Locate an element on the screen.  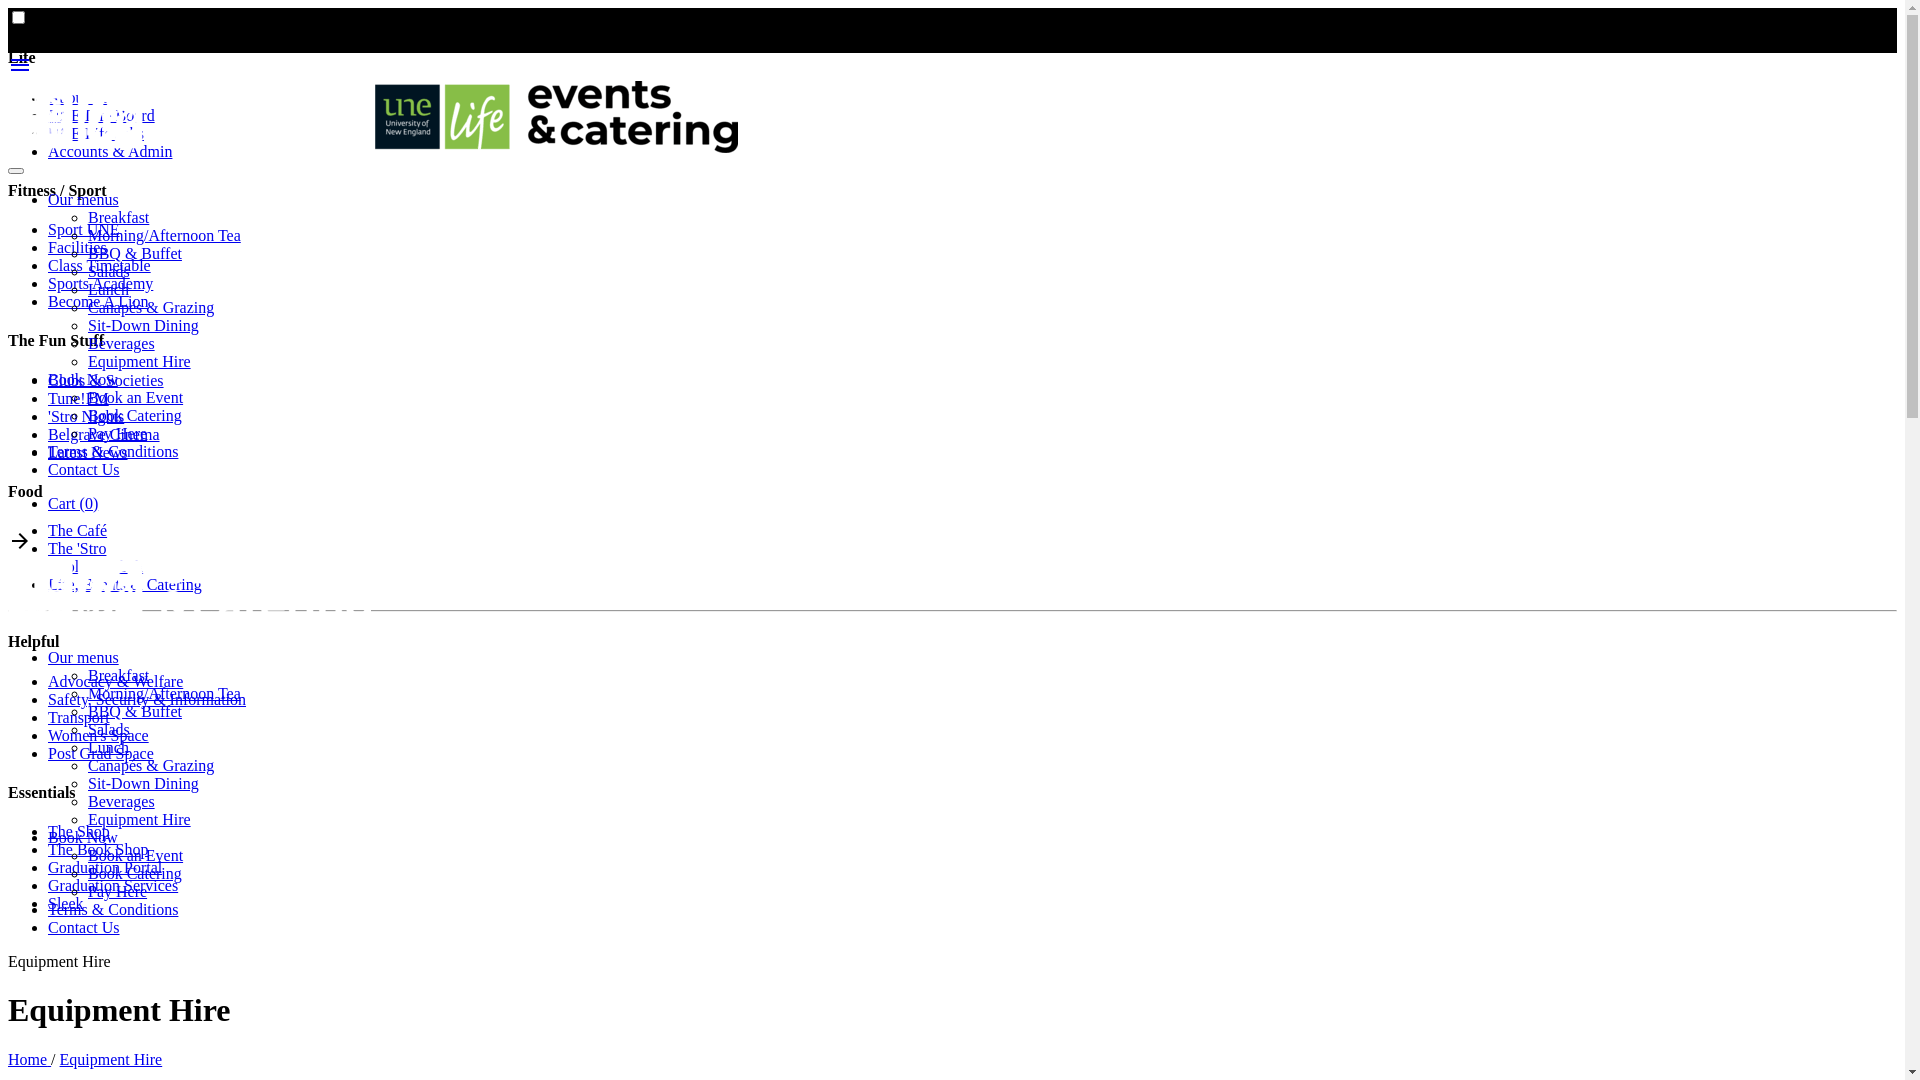
'Post Grad Space' is located at coordinates (99, 753).